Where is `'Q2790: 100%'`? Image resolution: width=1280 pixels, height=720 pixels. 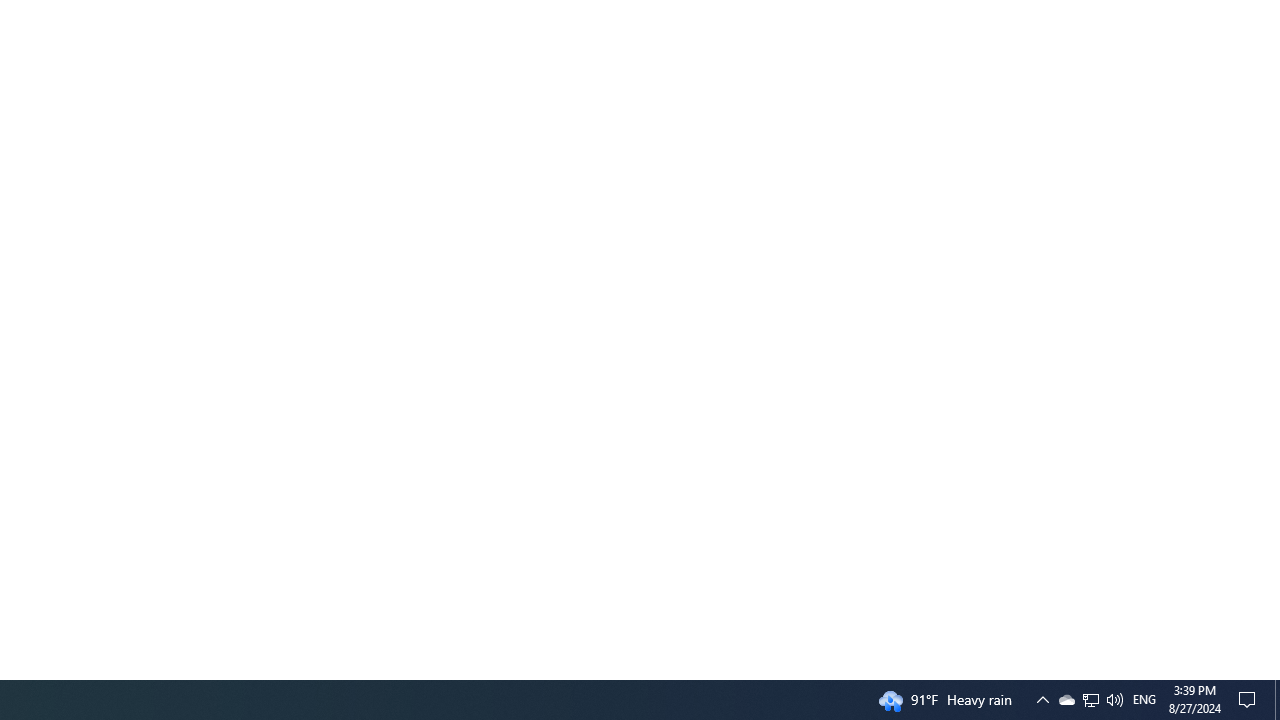 'Q2790: 100%' is located at coordinates (1065, 698).